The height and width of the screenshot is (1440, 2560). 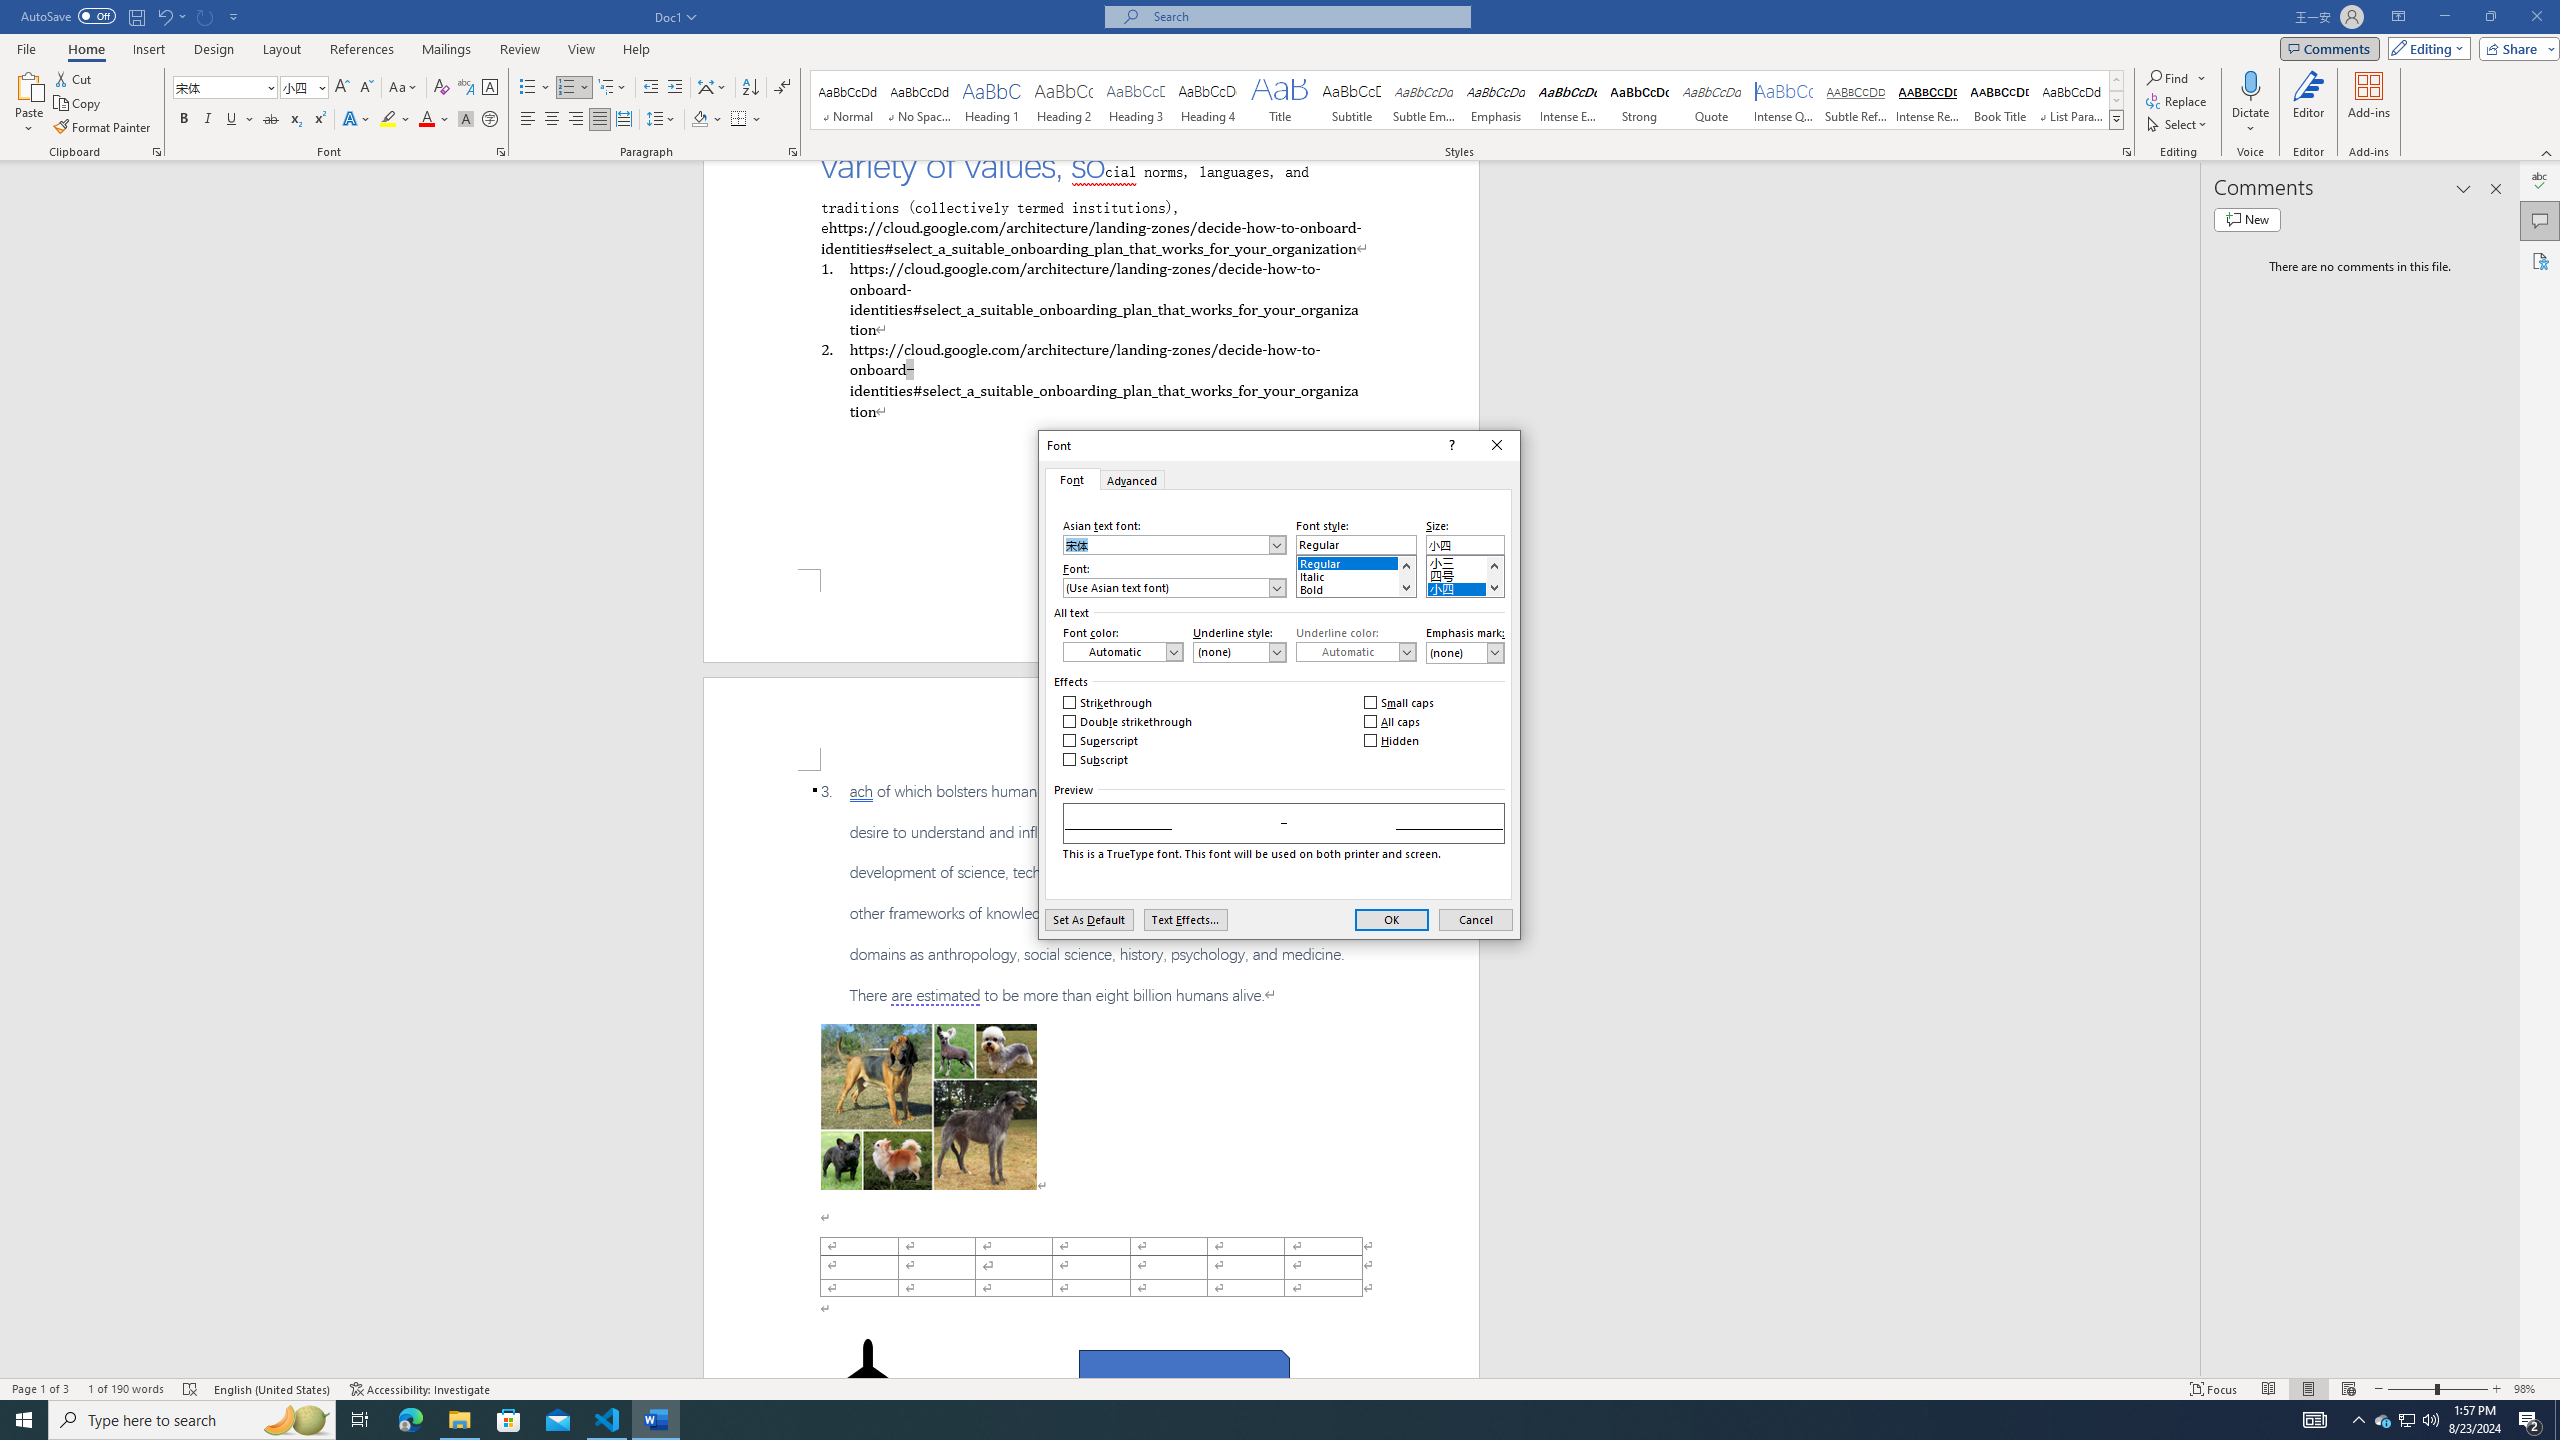 I want to click on 'Center', so click(x=550, y=118).